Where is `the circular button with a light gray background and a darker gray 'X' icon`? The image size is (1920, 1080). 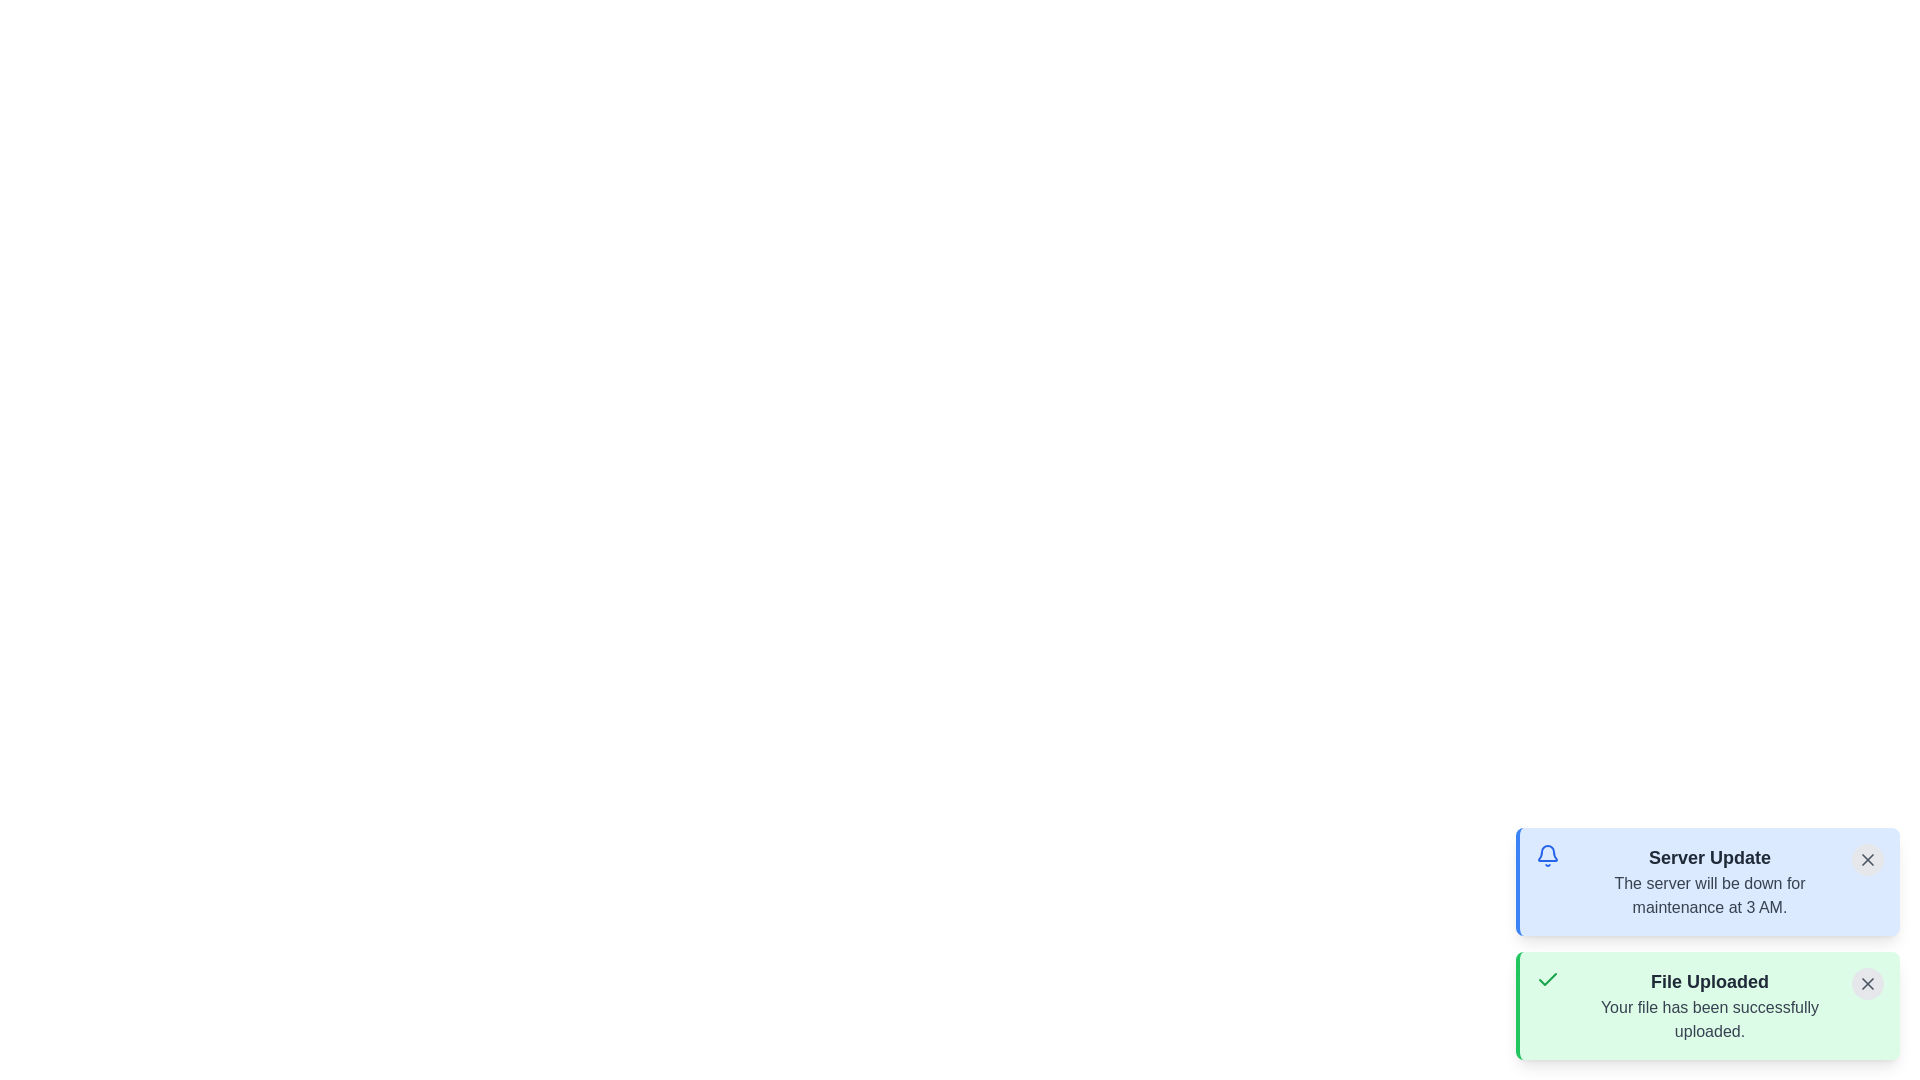
the circular button with a light gray background and a darker gray 'X' icon is located at coordinates (1866, 982).